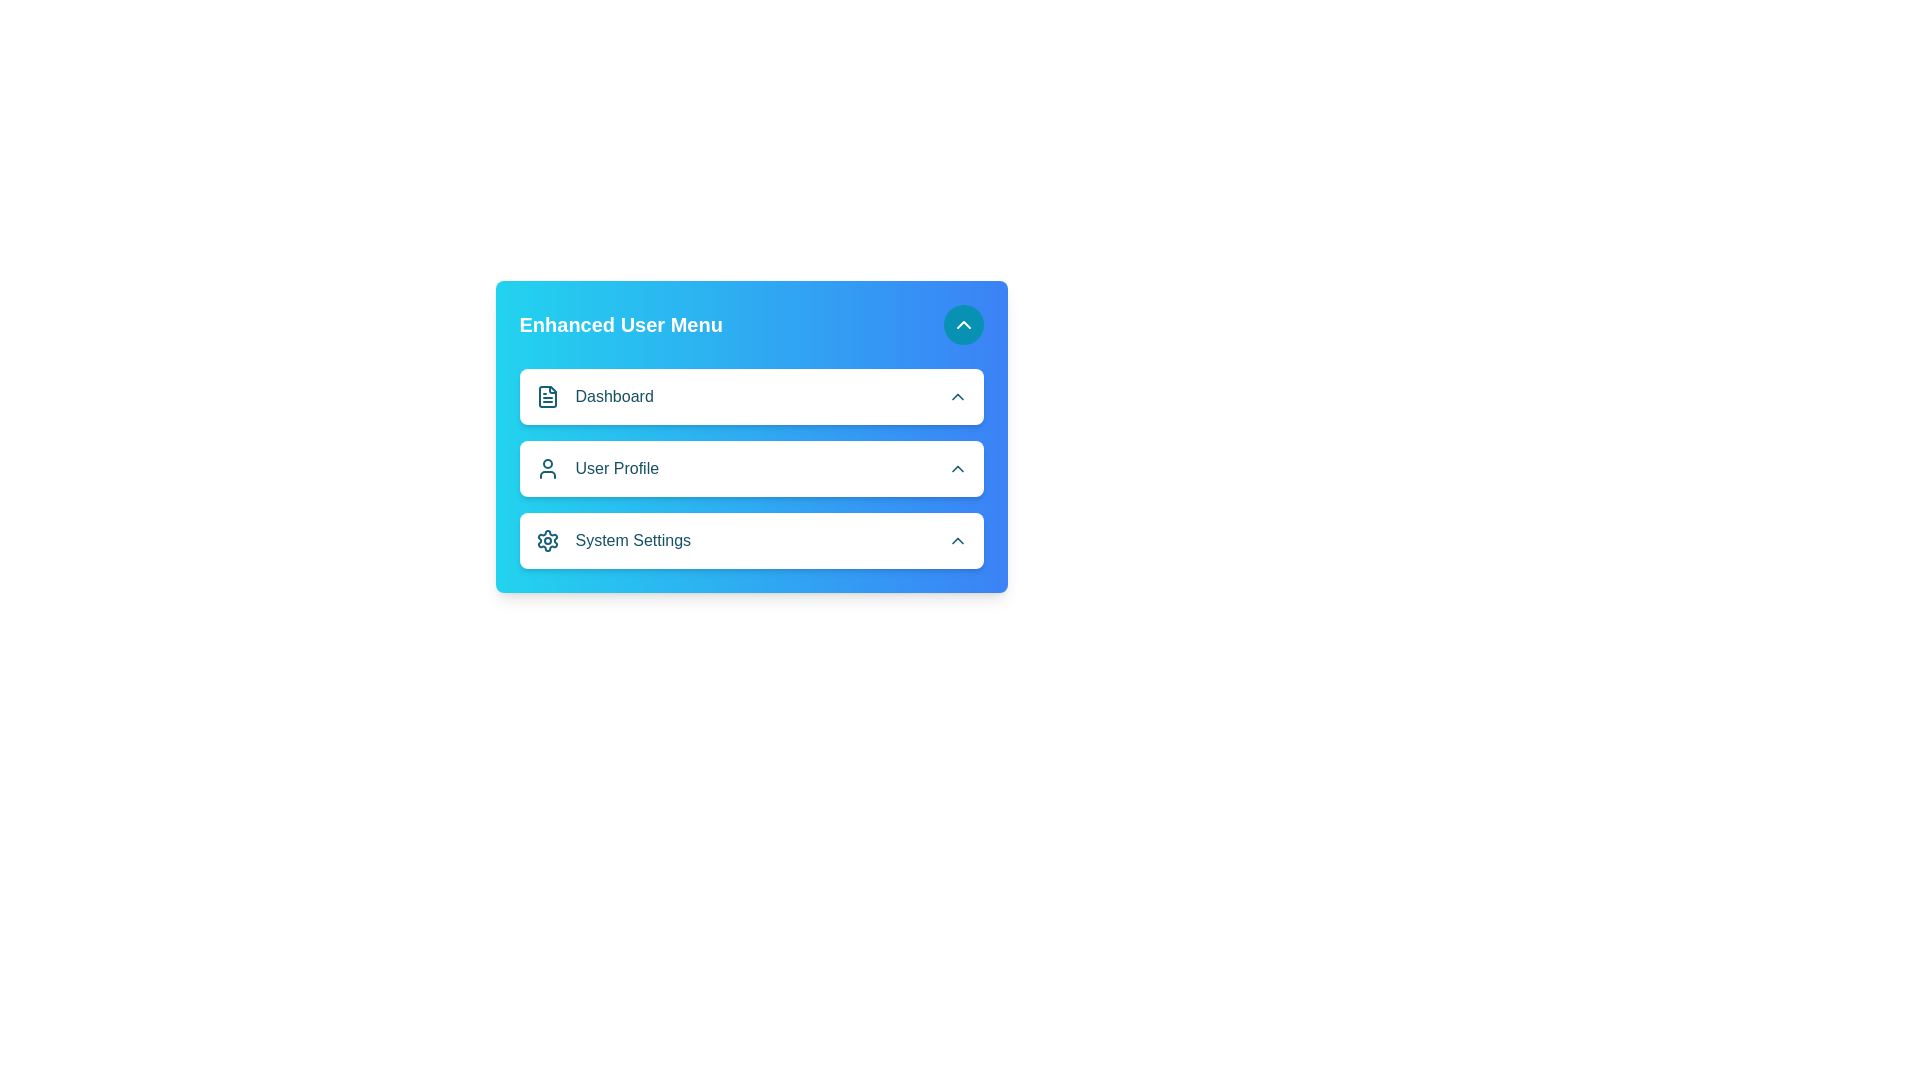 The width and height of the screenshot is (1920, 1080). What do you see at coordinates (547, 469) in the screenshot?
I see `the user profile menu item by clicking on the icon that is positioned to the left of the 'User Profile' text in the vertical menu` at bounding box center [547, 469].